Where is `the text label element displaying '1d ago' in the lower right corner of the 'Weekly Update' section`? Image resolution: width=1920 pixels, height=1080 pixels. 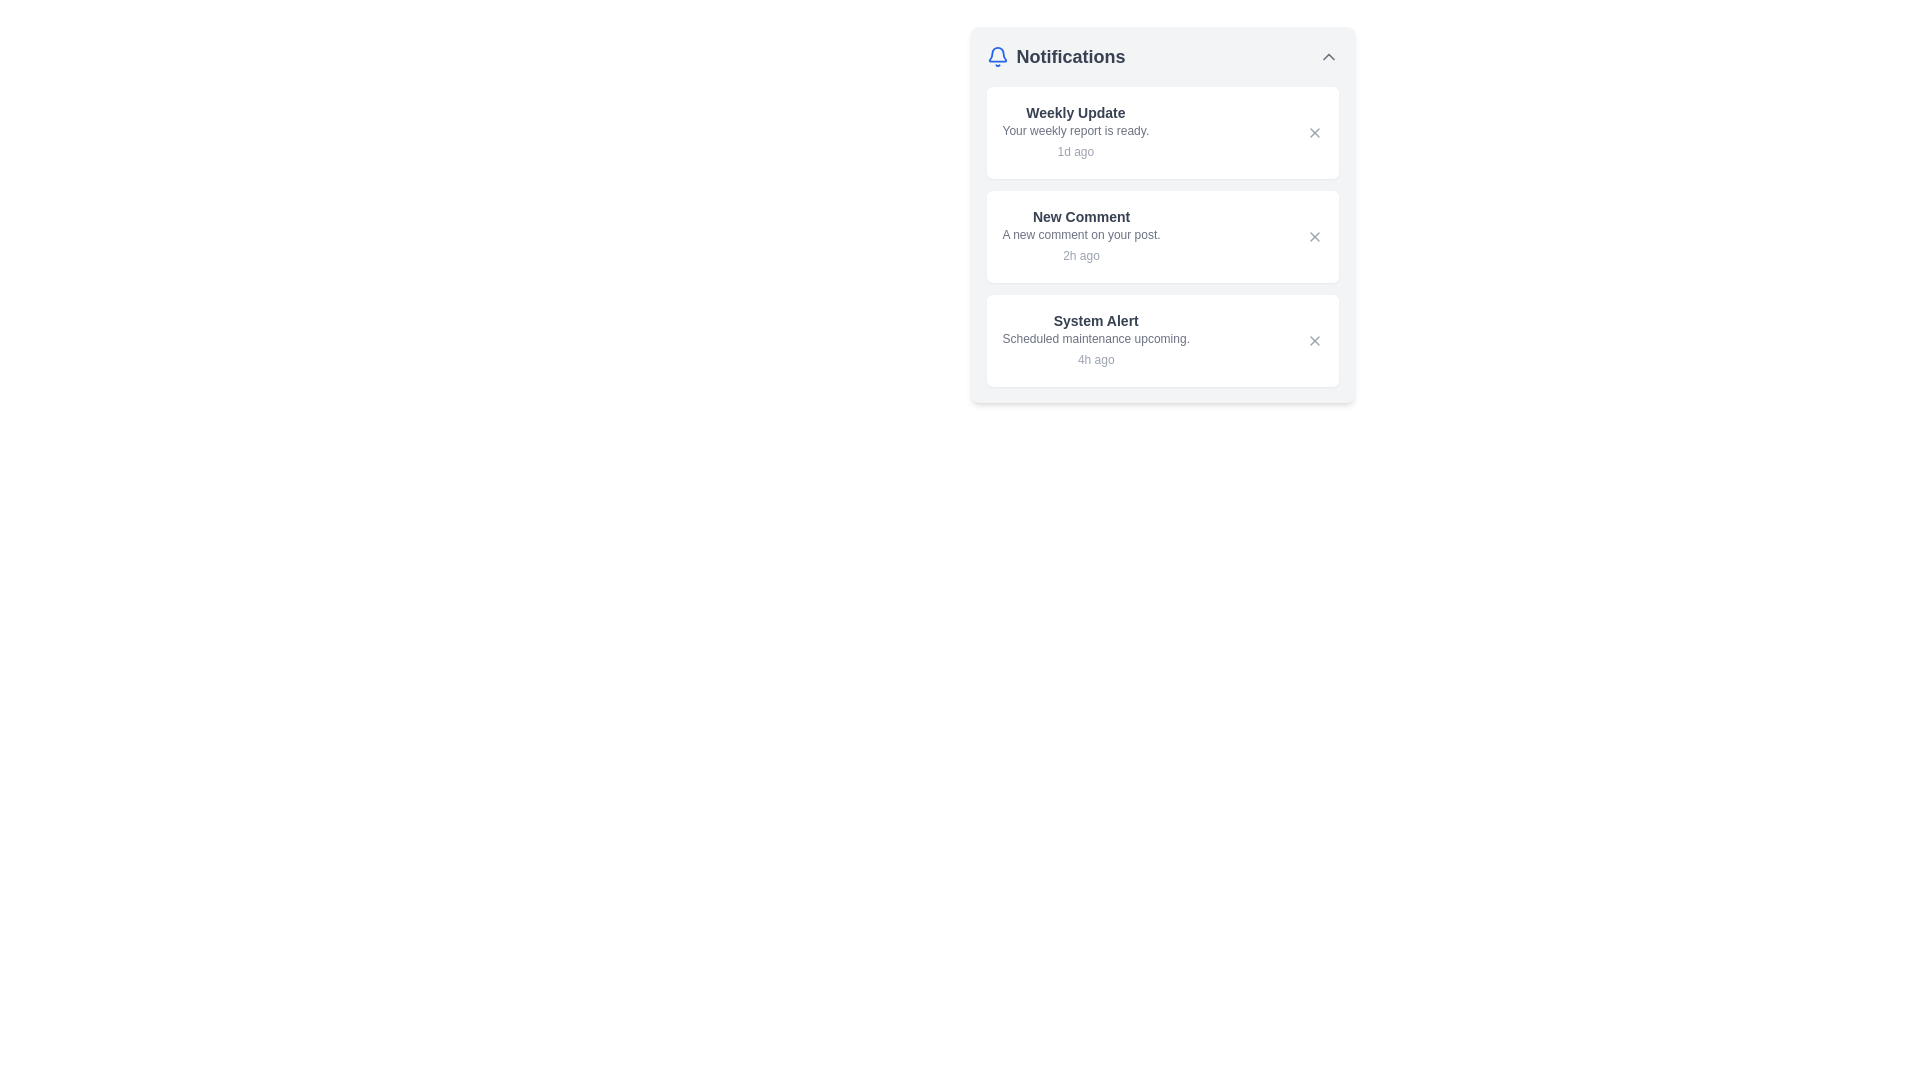 the text label element displaying '1d ago' in the lower right corner of the 'Weekly Update' section is located at coordinates (1074, 150).